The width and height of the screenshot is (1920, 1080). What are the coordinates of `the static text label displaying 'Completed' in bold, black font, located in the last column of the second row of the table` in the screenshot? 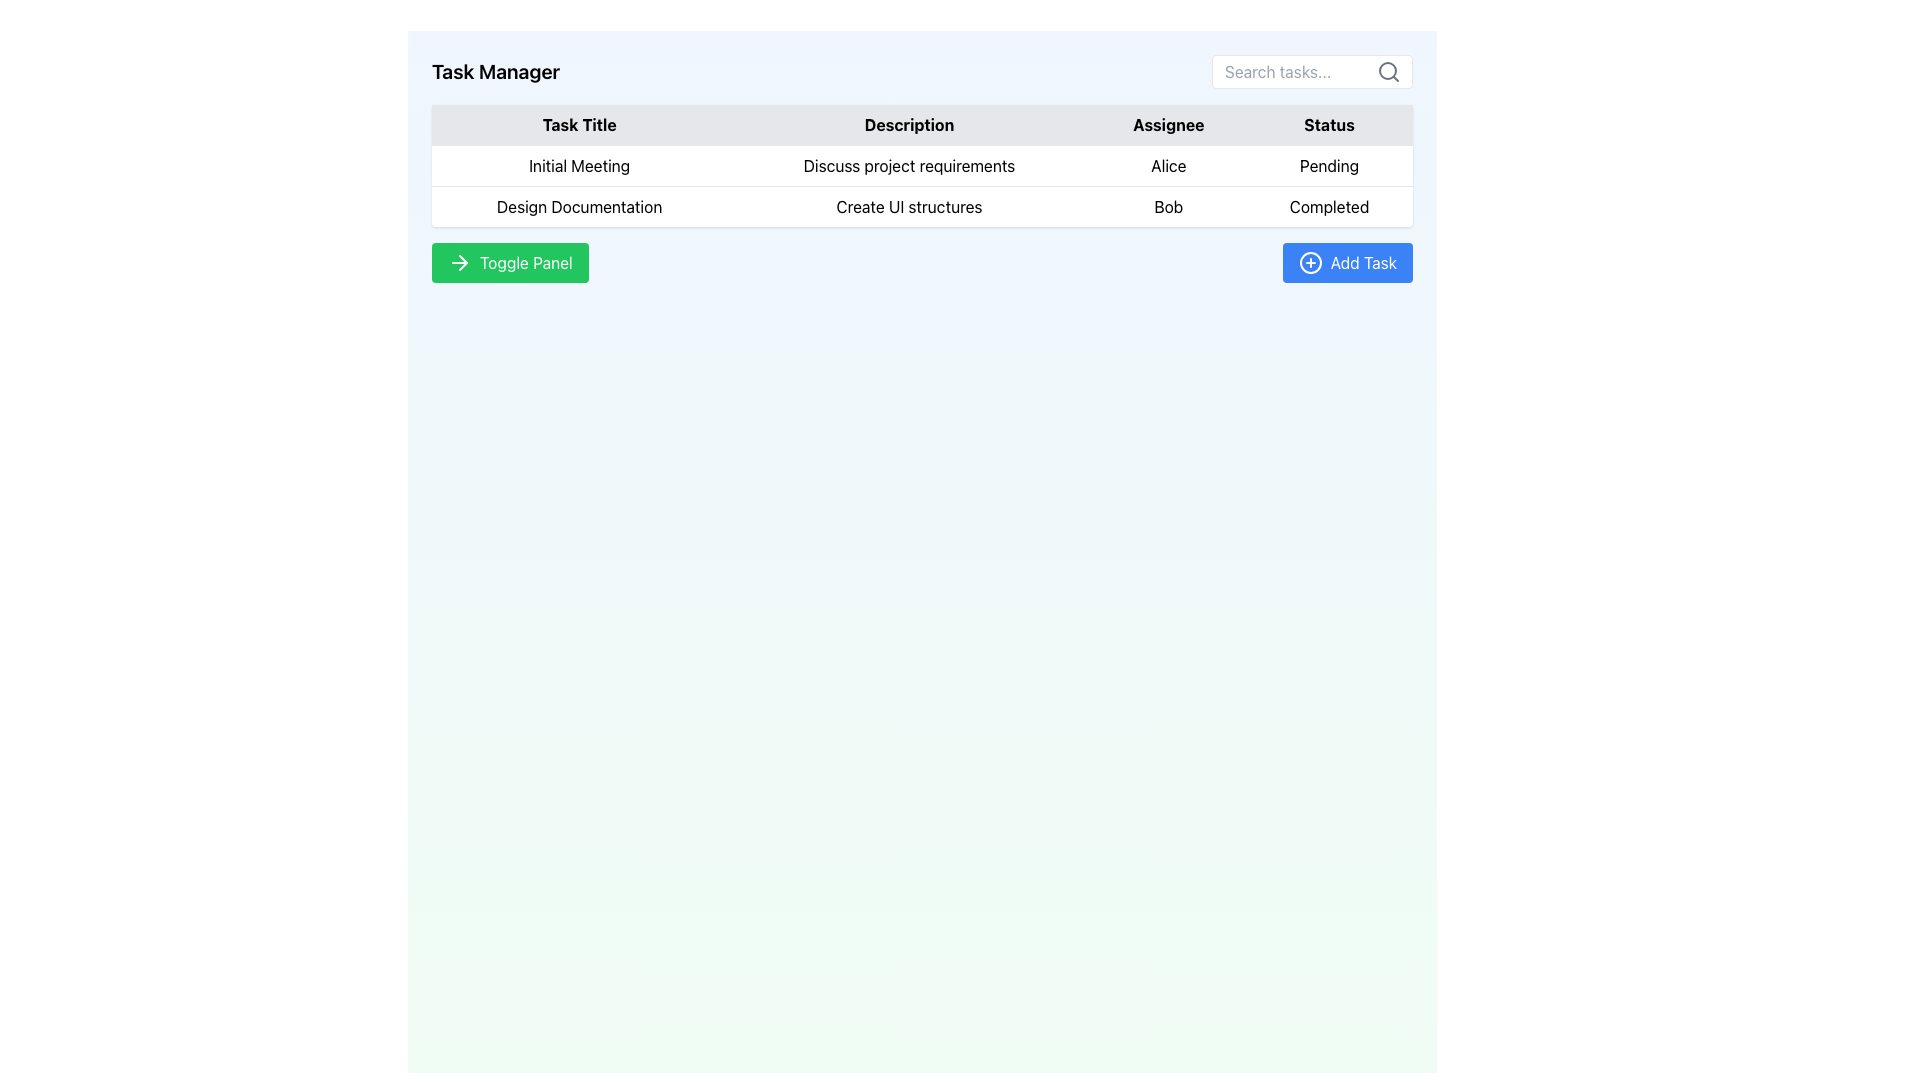 It's located at (1329, 206).